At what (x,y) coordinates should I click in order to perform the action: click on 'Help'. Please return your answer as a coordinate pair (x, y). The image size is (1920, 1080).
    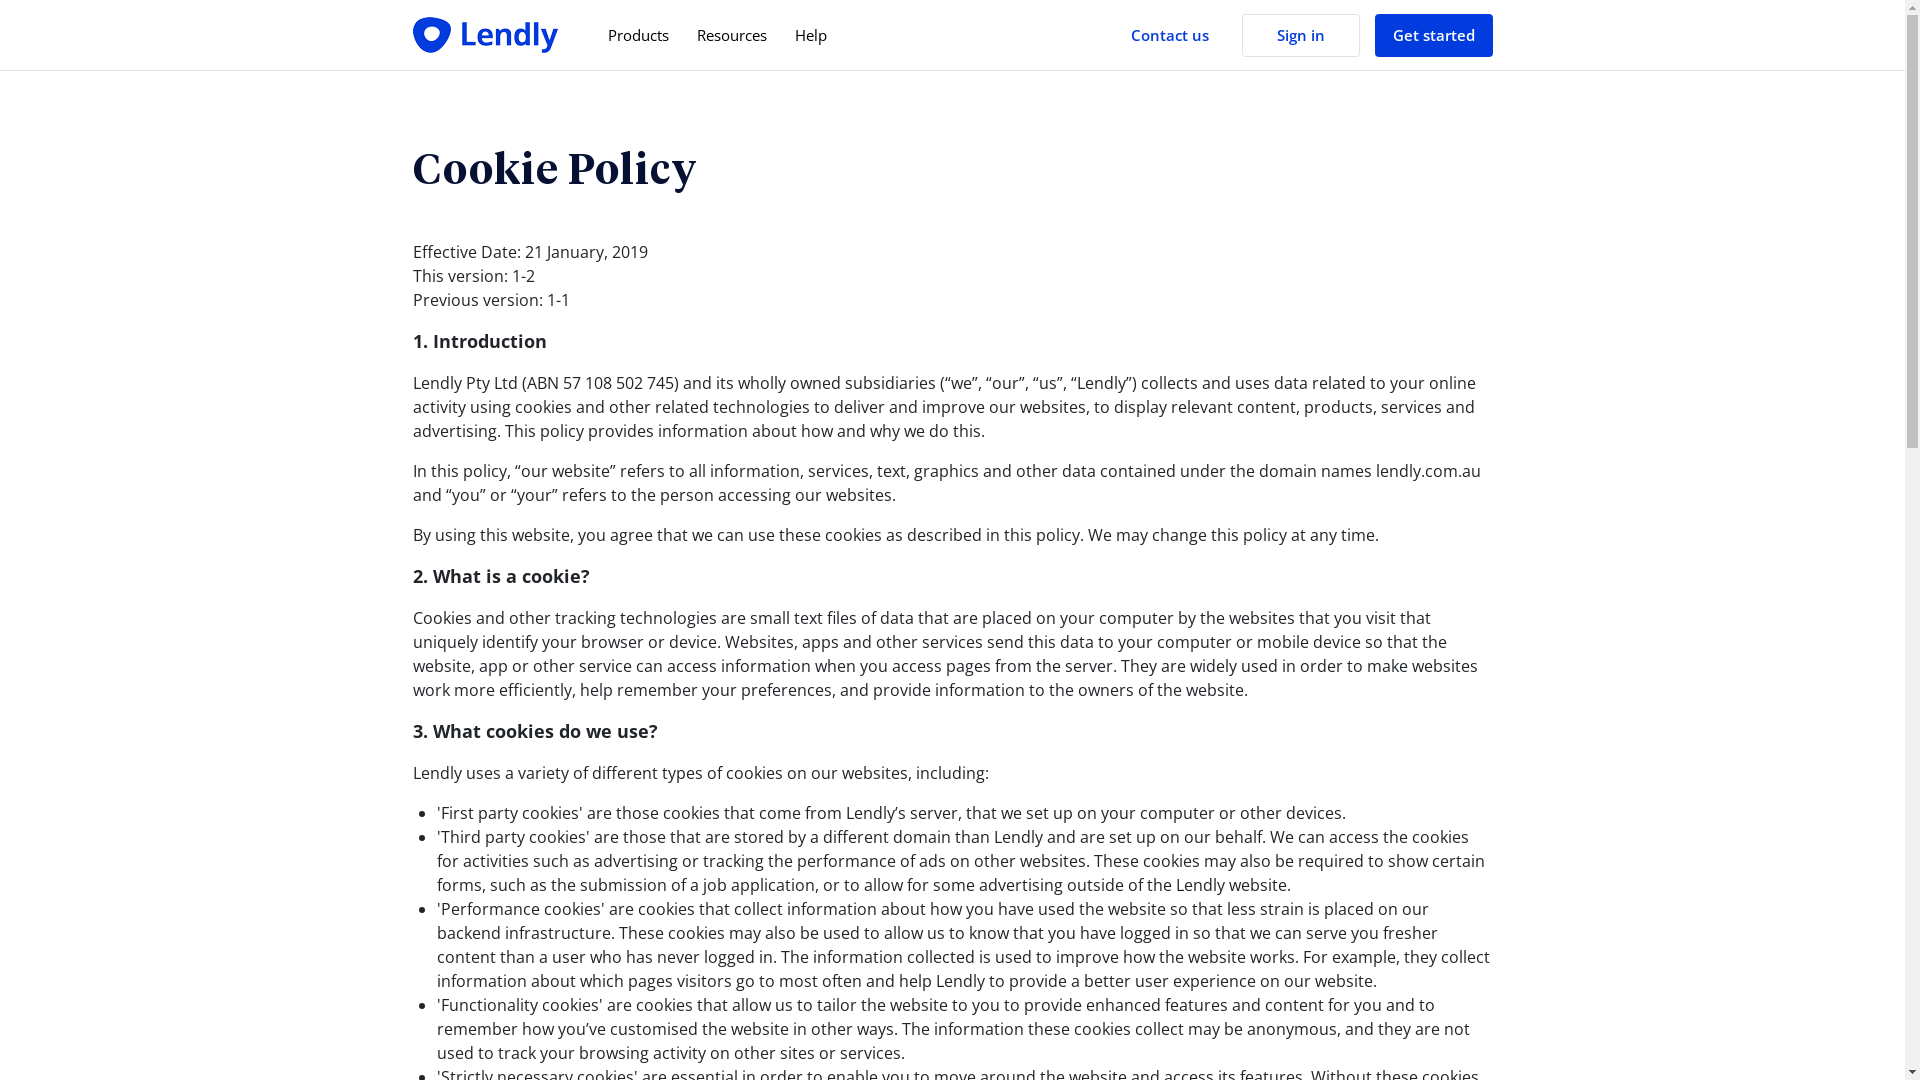
    Looking at the image, I should click on (810, 35).